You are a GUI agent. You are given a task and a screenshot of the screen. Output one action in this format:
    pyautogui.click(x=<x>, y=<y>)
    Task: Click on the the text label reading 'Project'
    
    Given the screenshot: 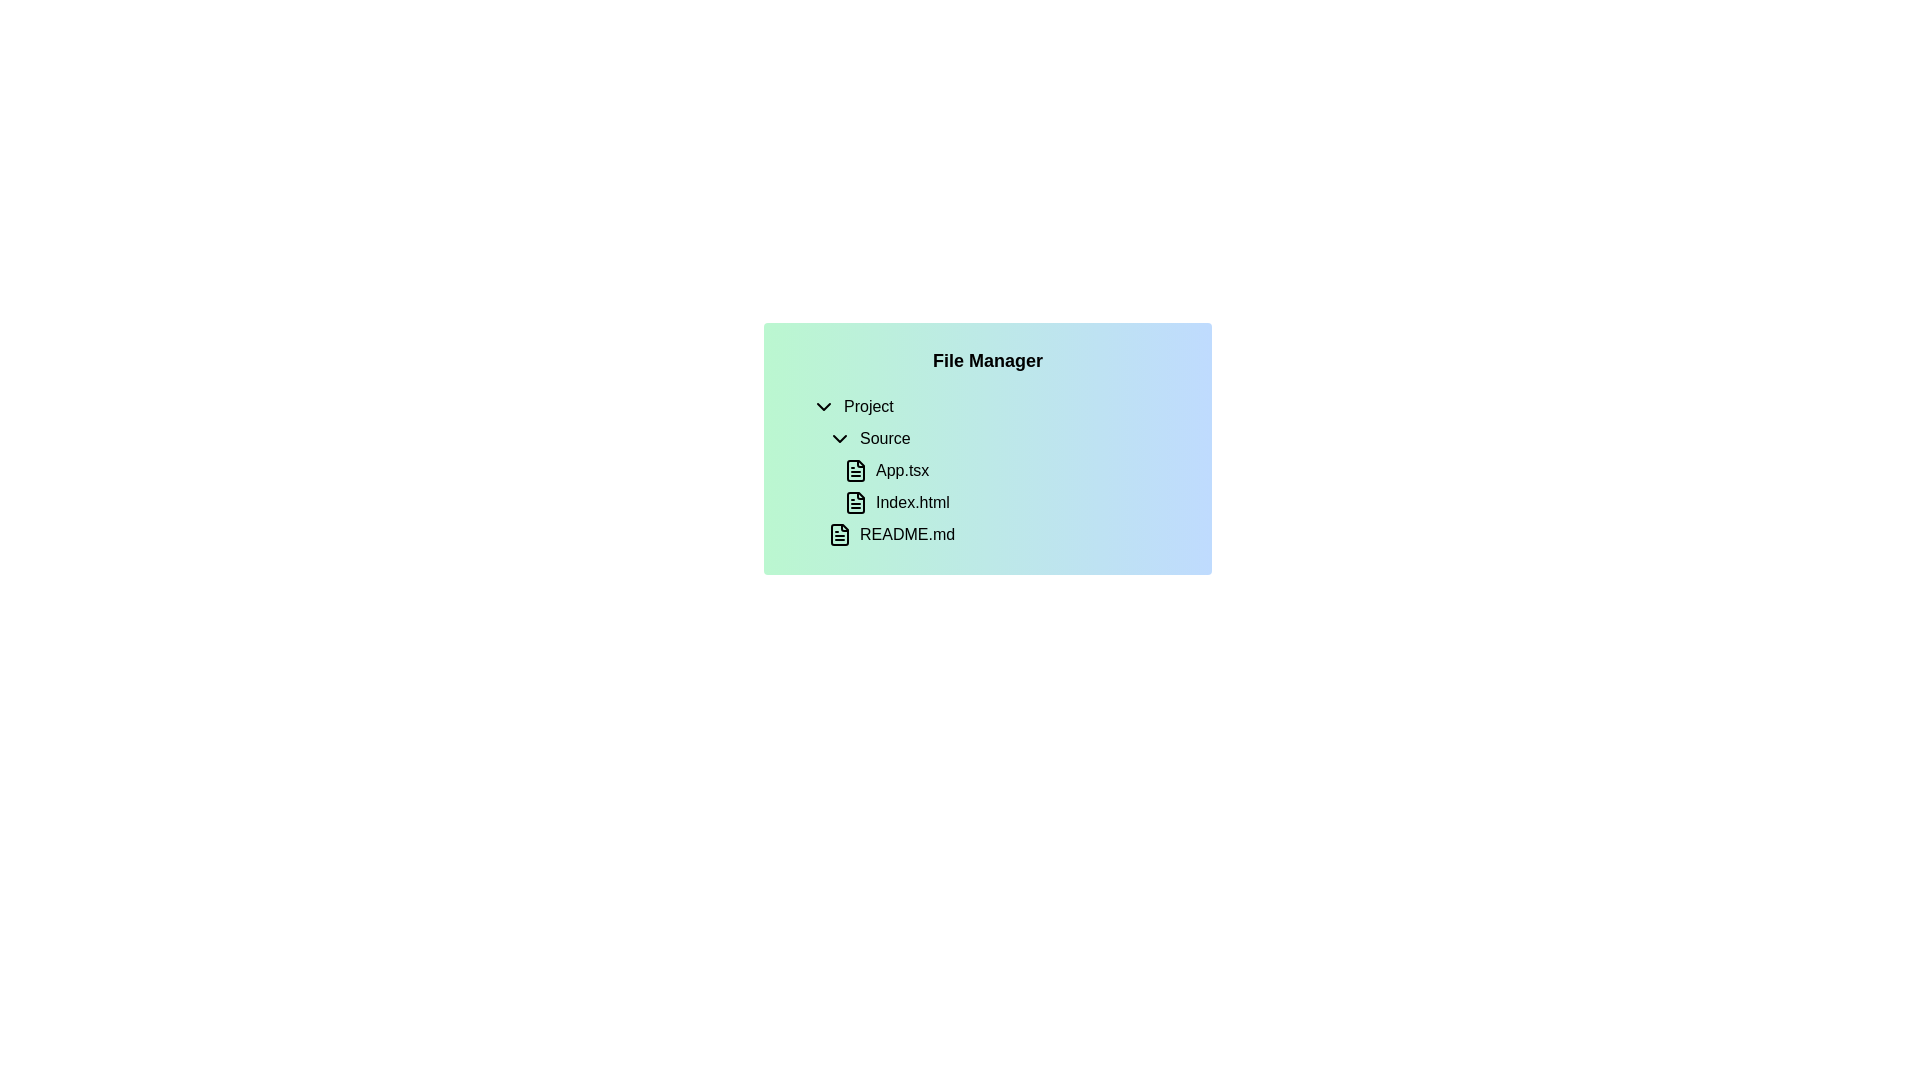 What is the action you would take?
    pyautogui.click(x=868, y=406)
    